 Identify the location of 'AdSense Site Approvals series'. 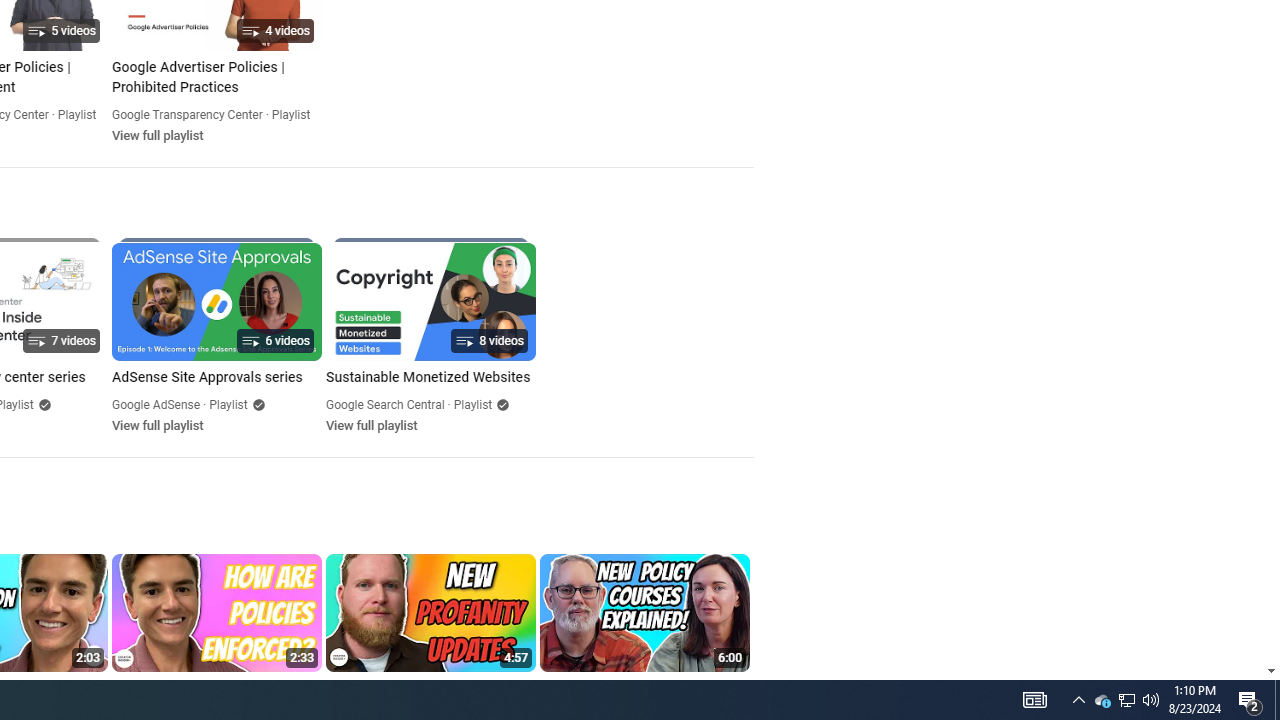
(216, 378).